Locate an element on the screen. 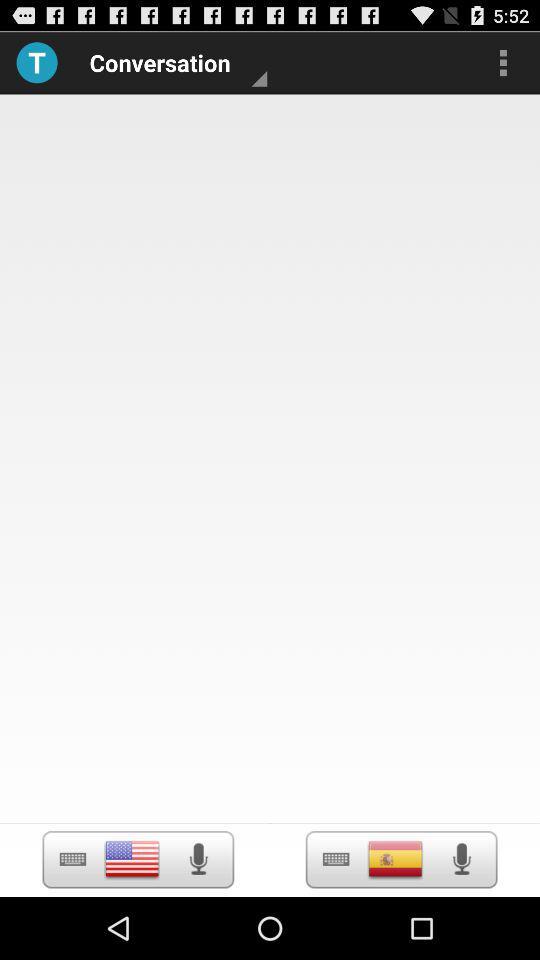 The width and height of the screenshot is (540, 960). this country is located at coordinates (395, 858).